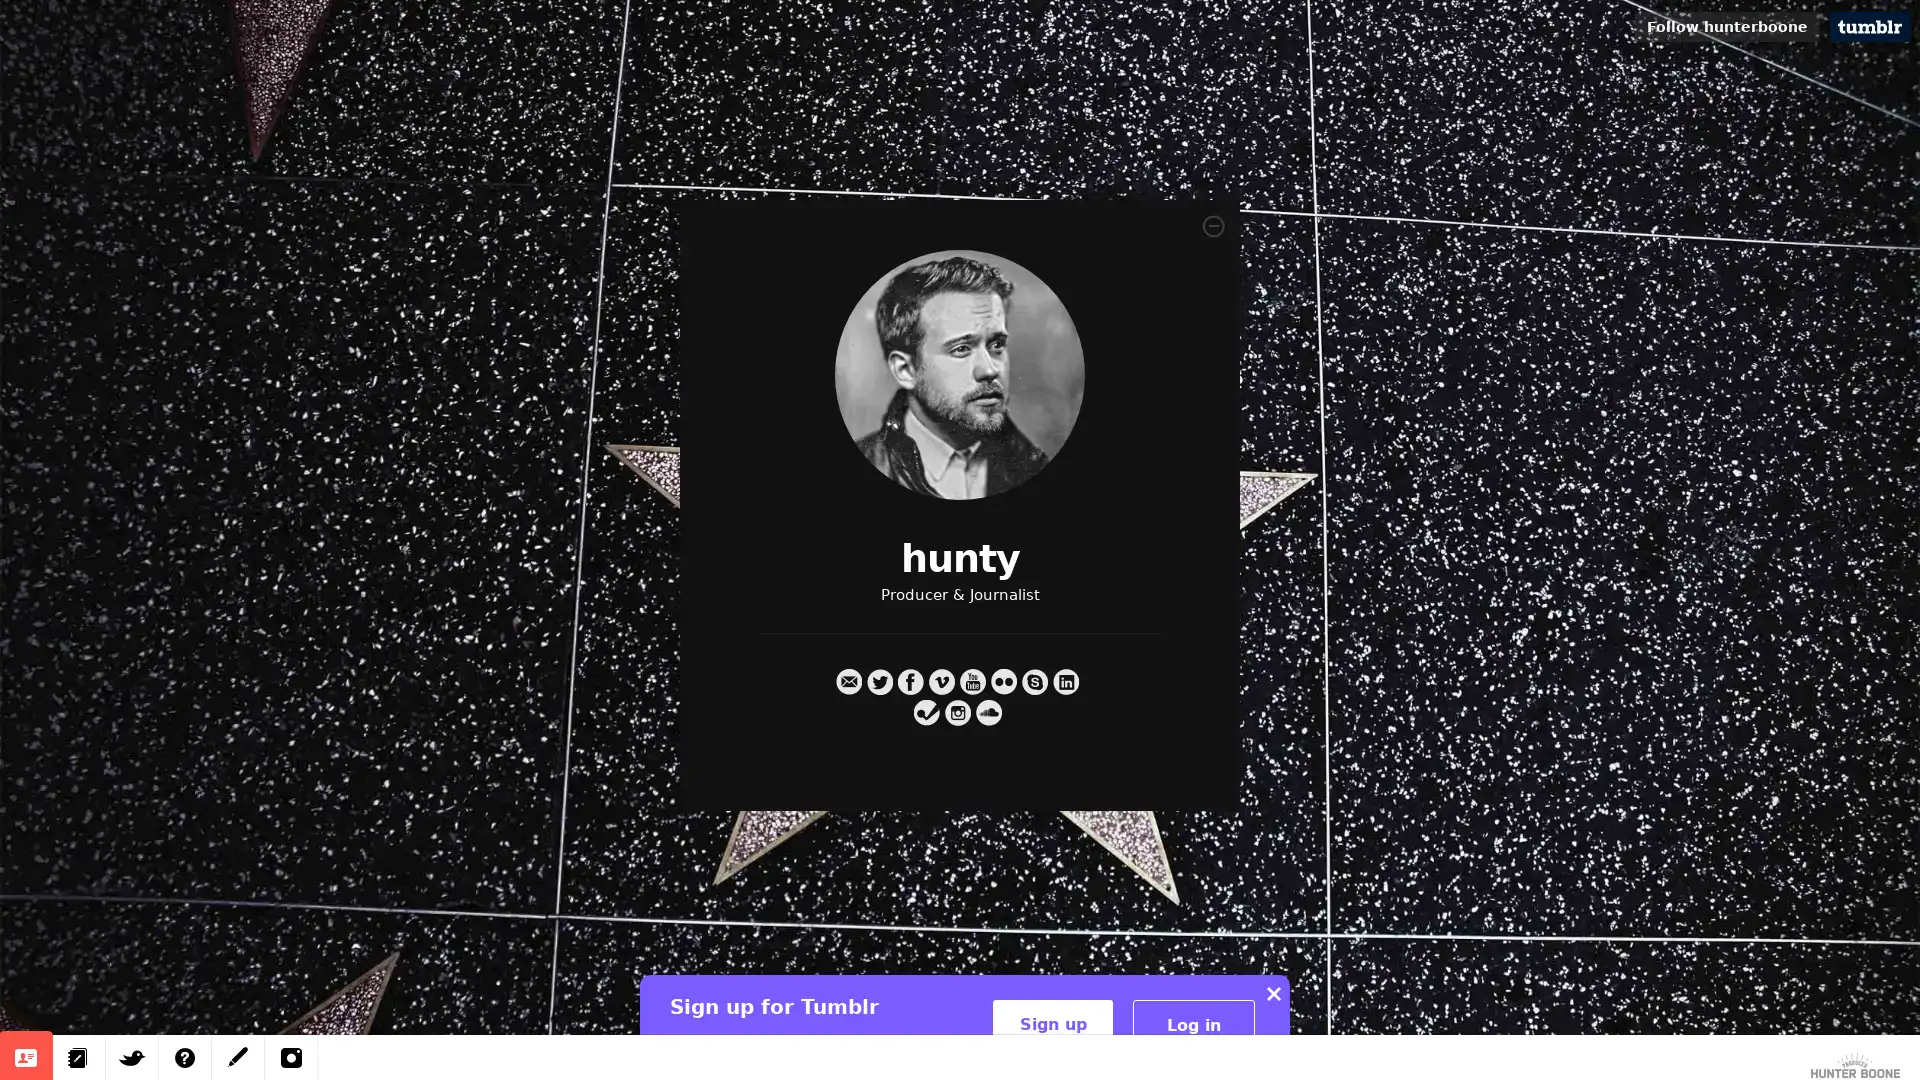 The image size is (1920, 1080). What do you see at coordinates (1866, 1048) in the screenshot?
I see `enter full screen` at bounding box center [1866, 1048].